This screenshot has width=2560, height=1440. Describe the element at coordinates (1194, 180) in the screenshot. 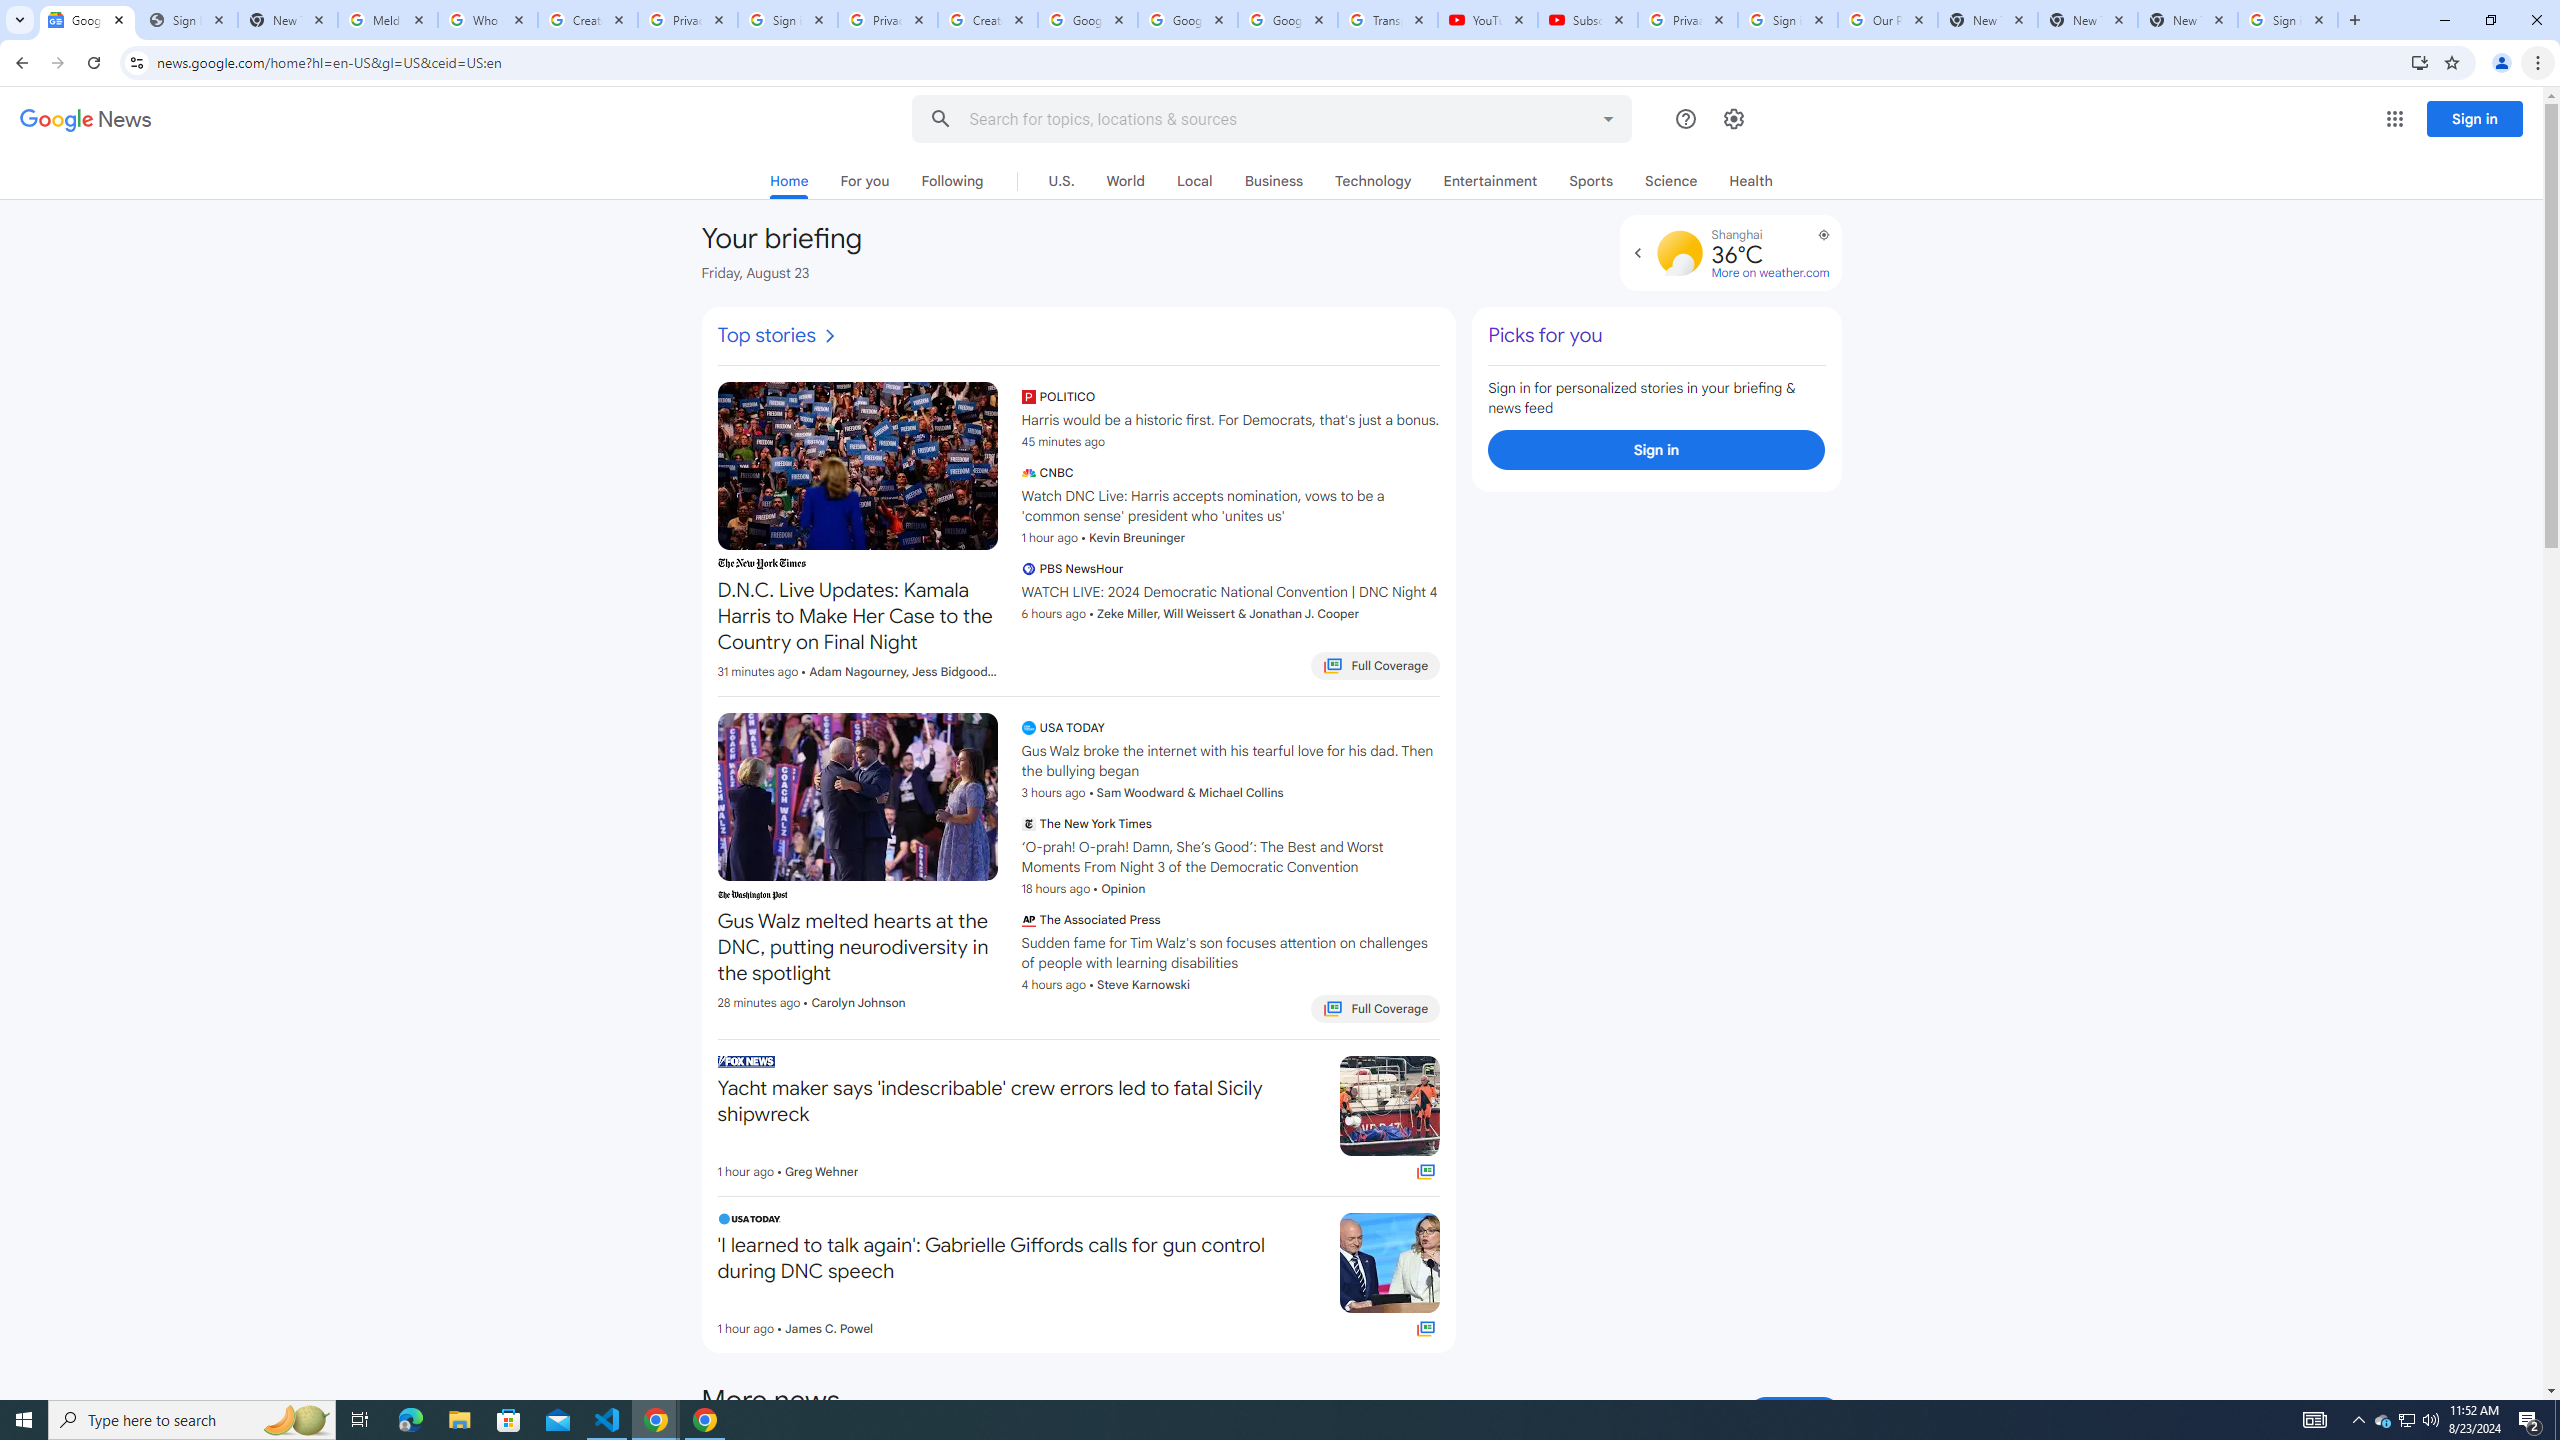

I see `'Local'` at that location.